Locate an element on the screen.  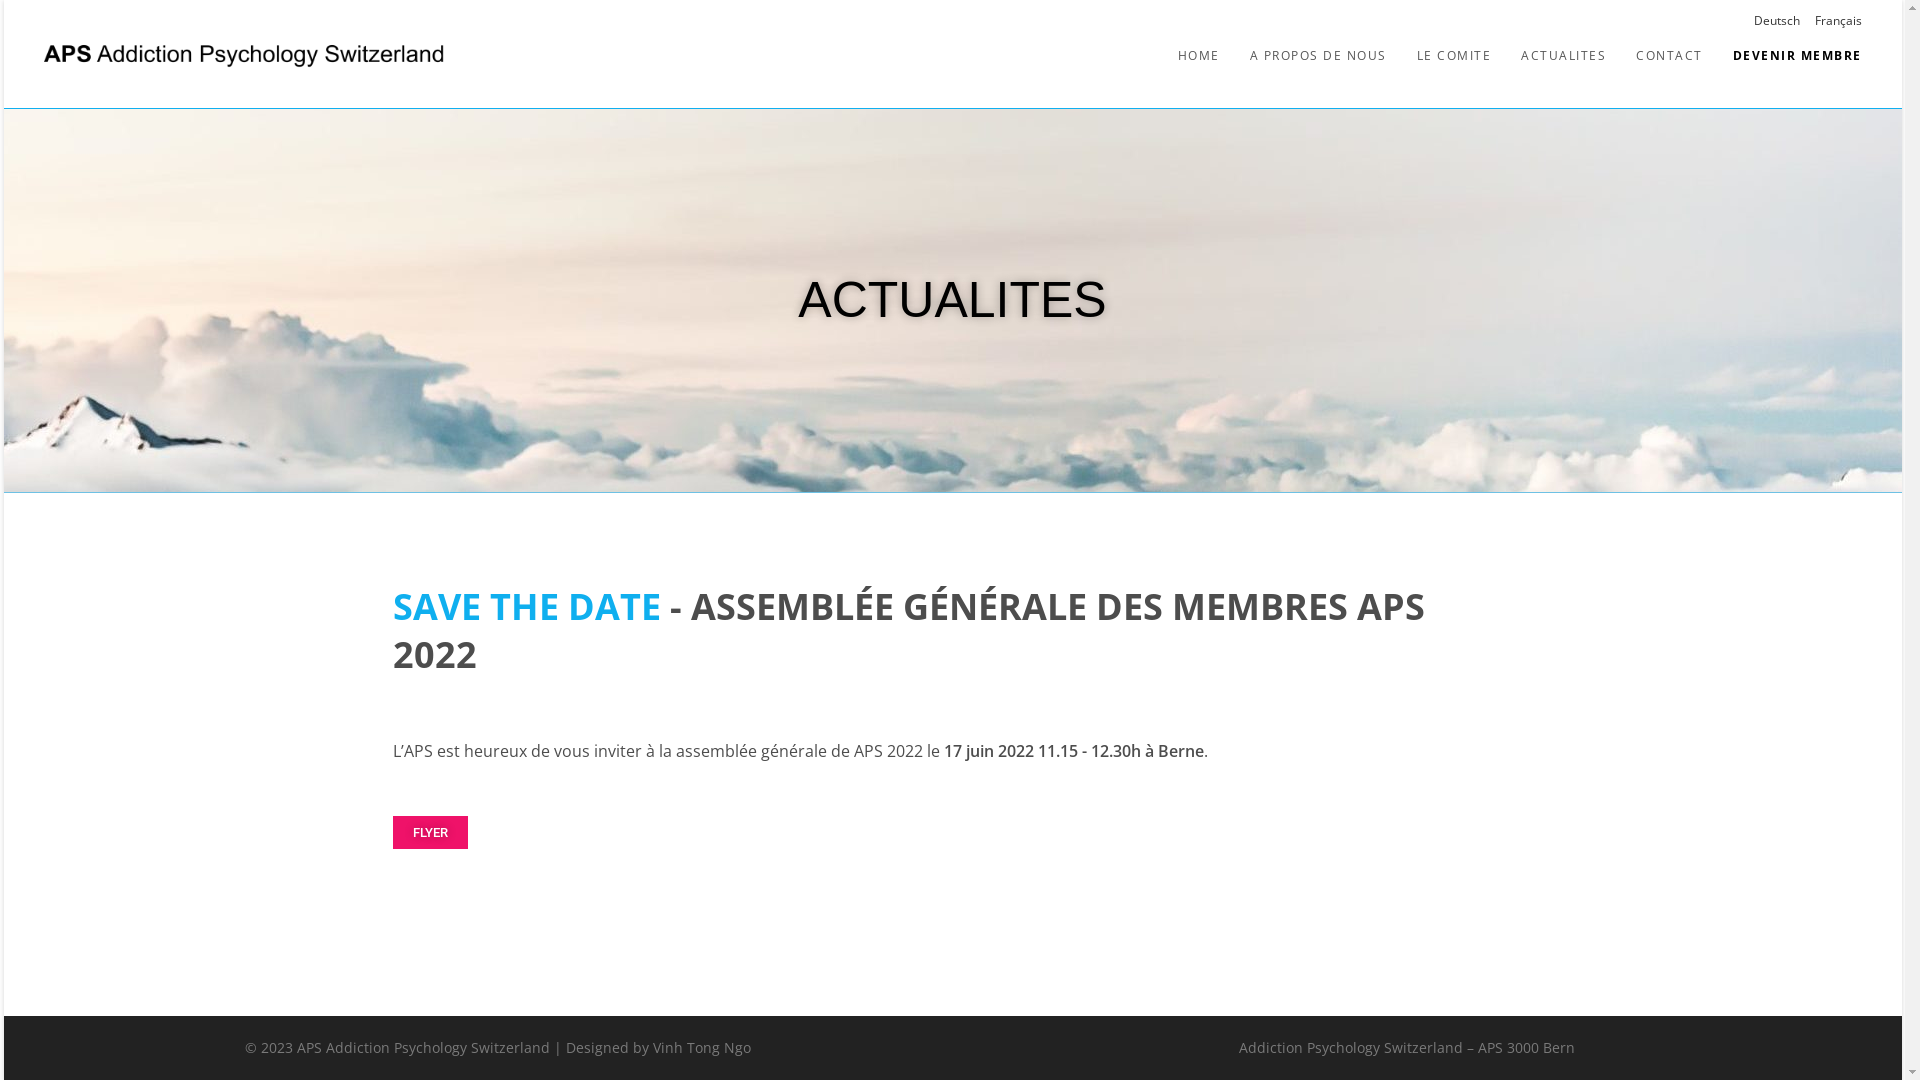
'Deutsch' is located at coordinates (1776, 20).